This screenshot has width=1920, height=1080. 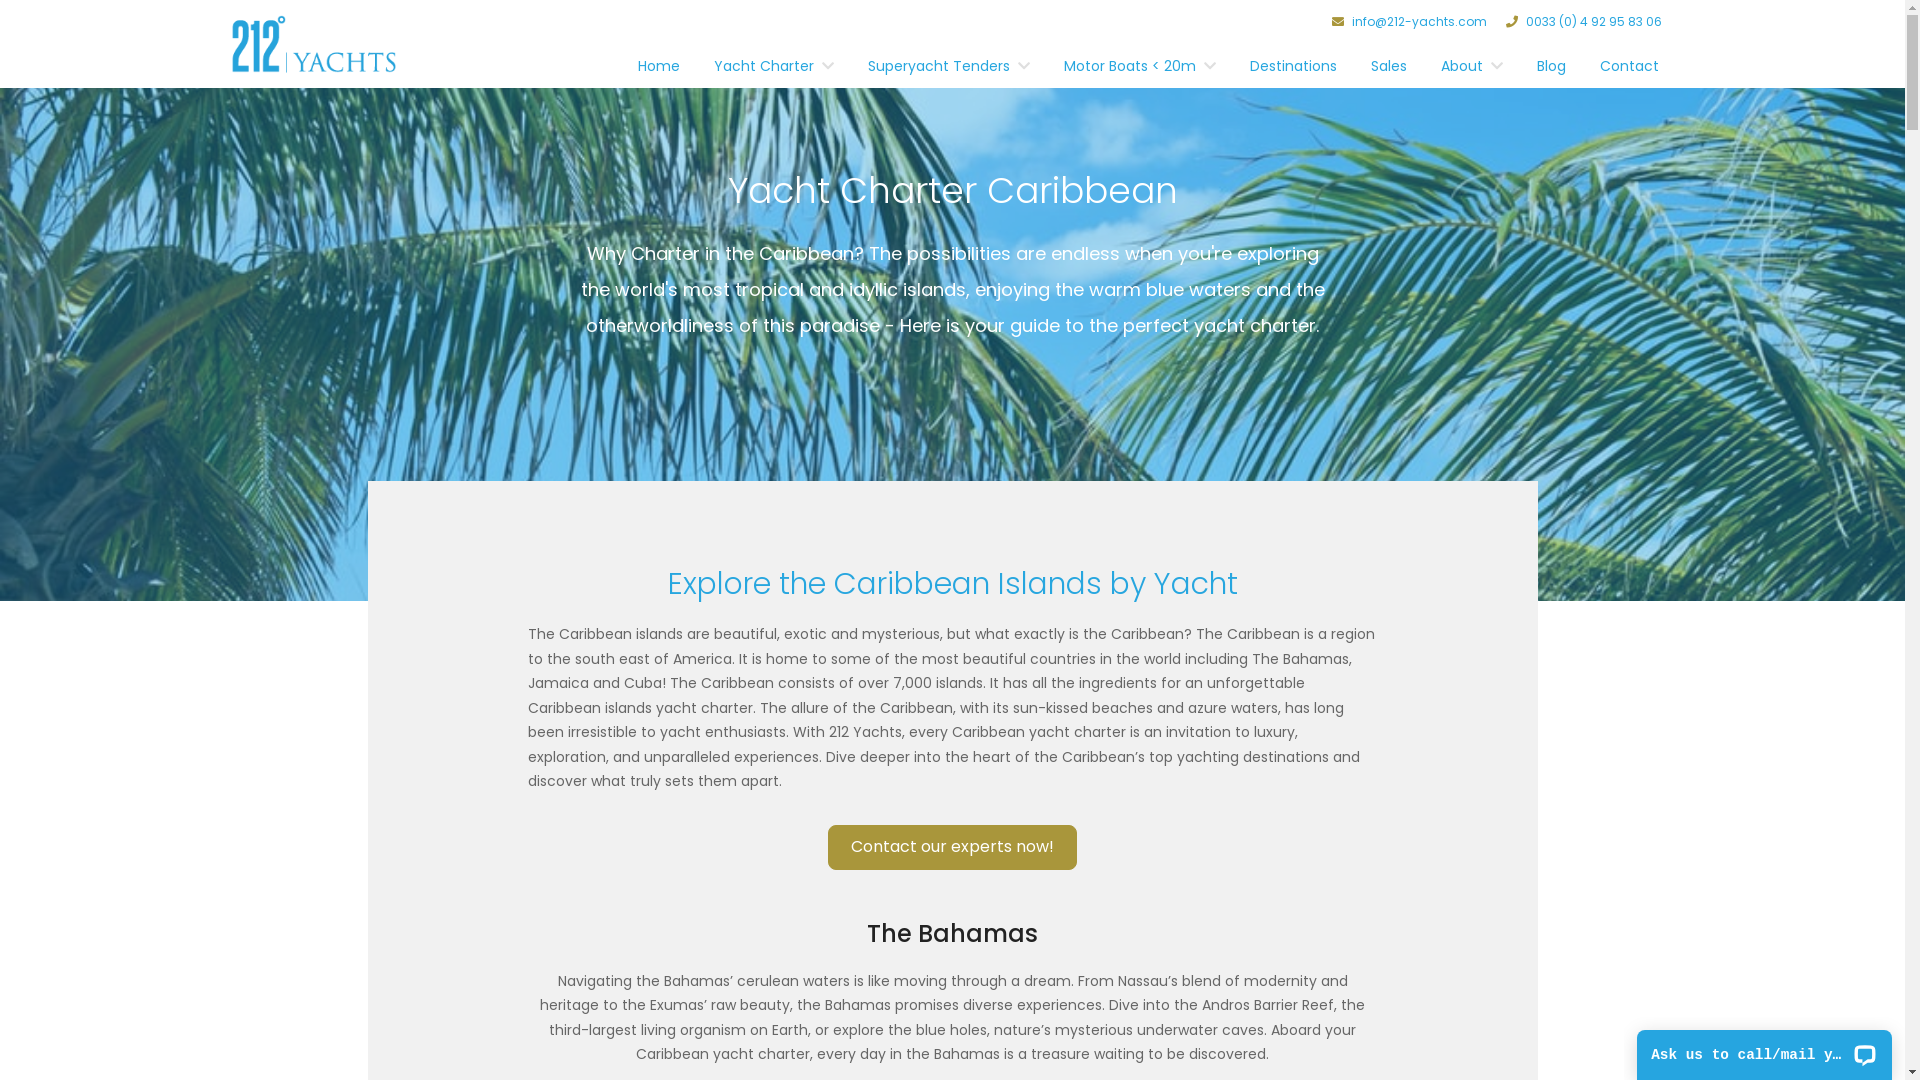 What do you see at coordinates (1583, 21) in the screenshot?
I see `'0033 (0) 4 92 95 83 06'` at bounding box center [1583, 21].